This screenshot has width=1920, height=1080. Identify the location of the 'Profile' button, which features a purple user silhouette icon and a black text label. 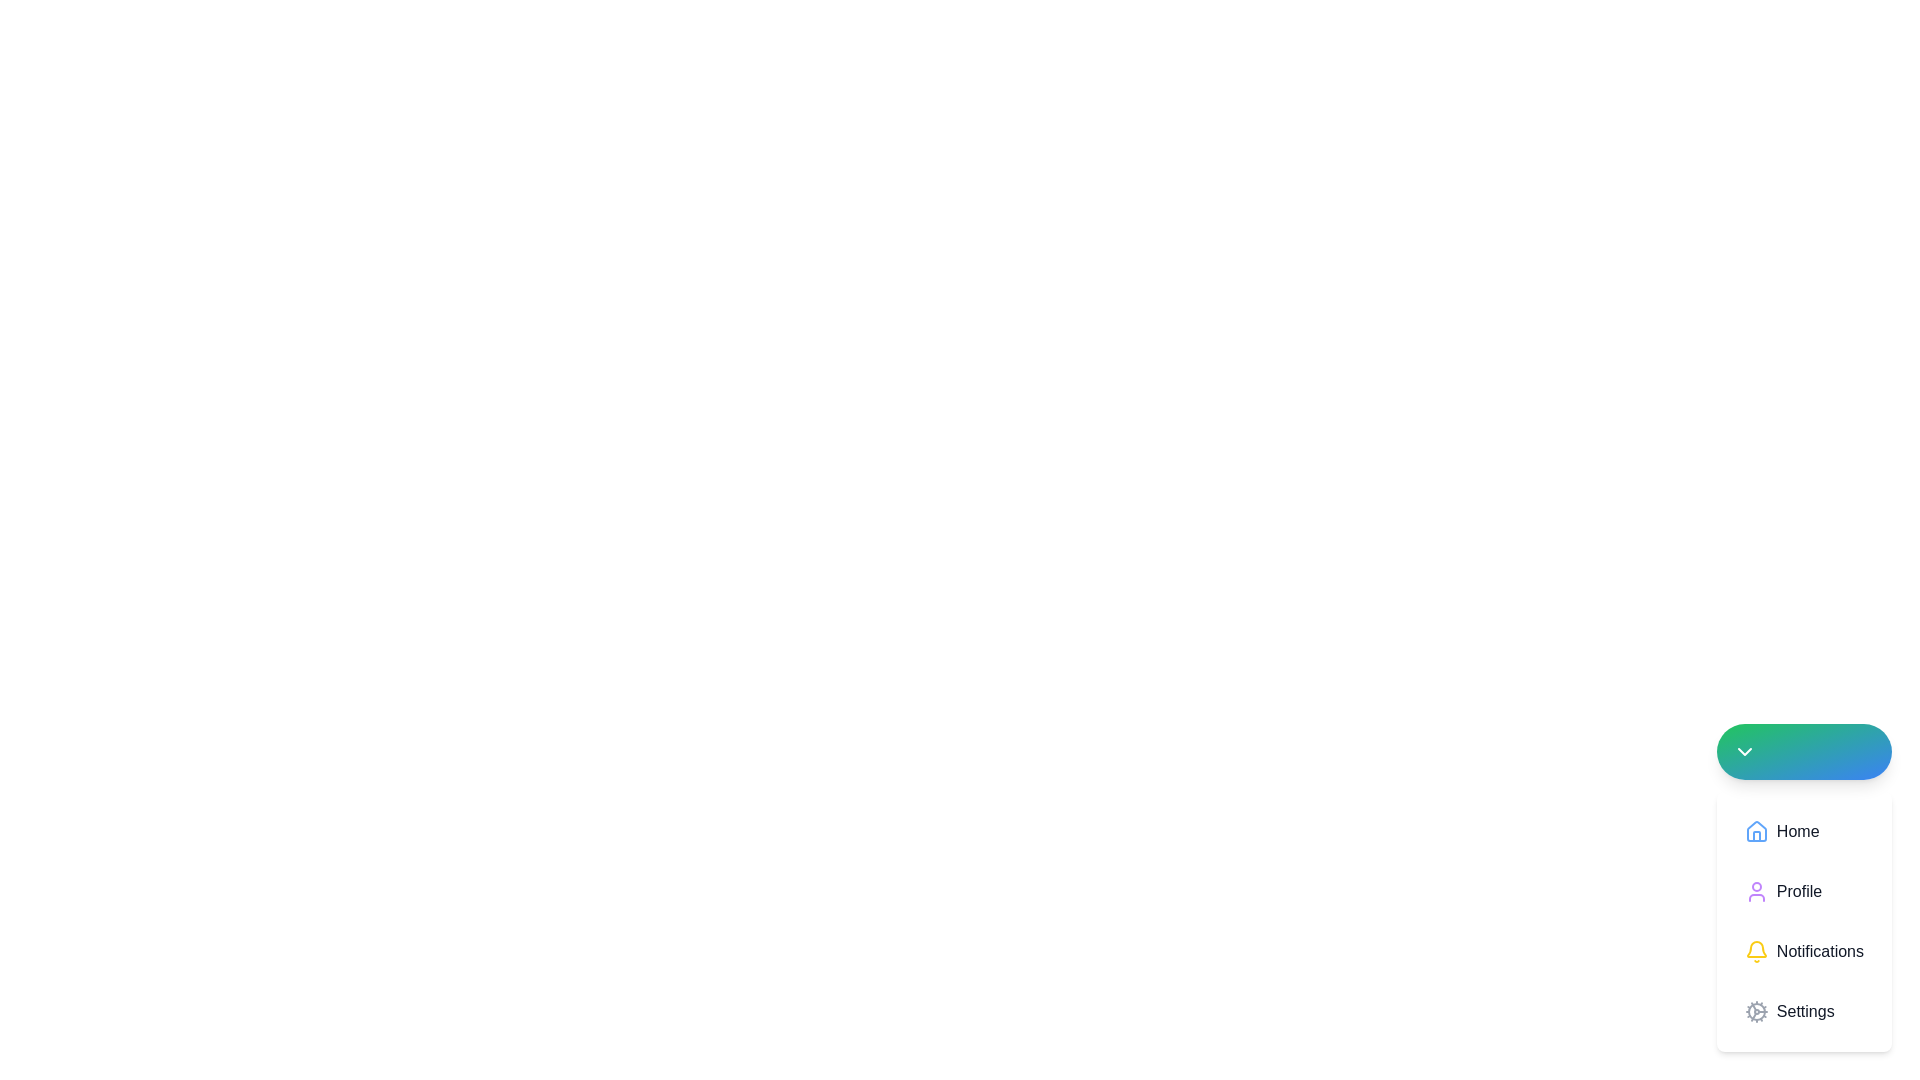
(1804, 890).